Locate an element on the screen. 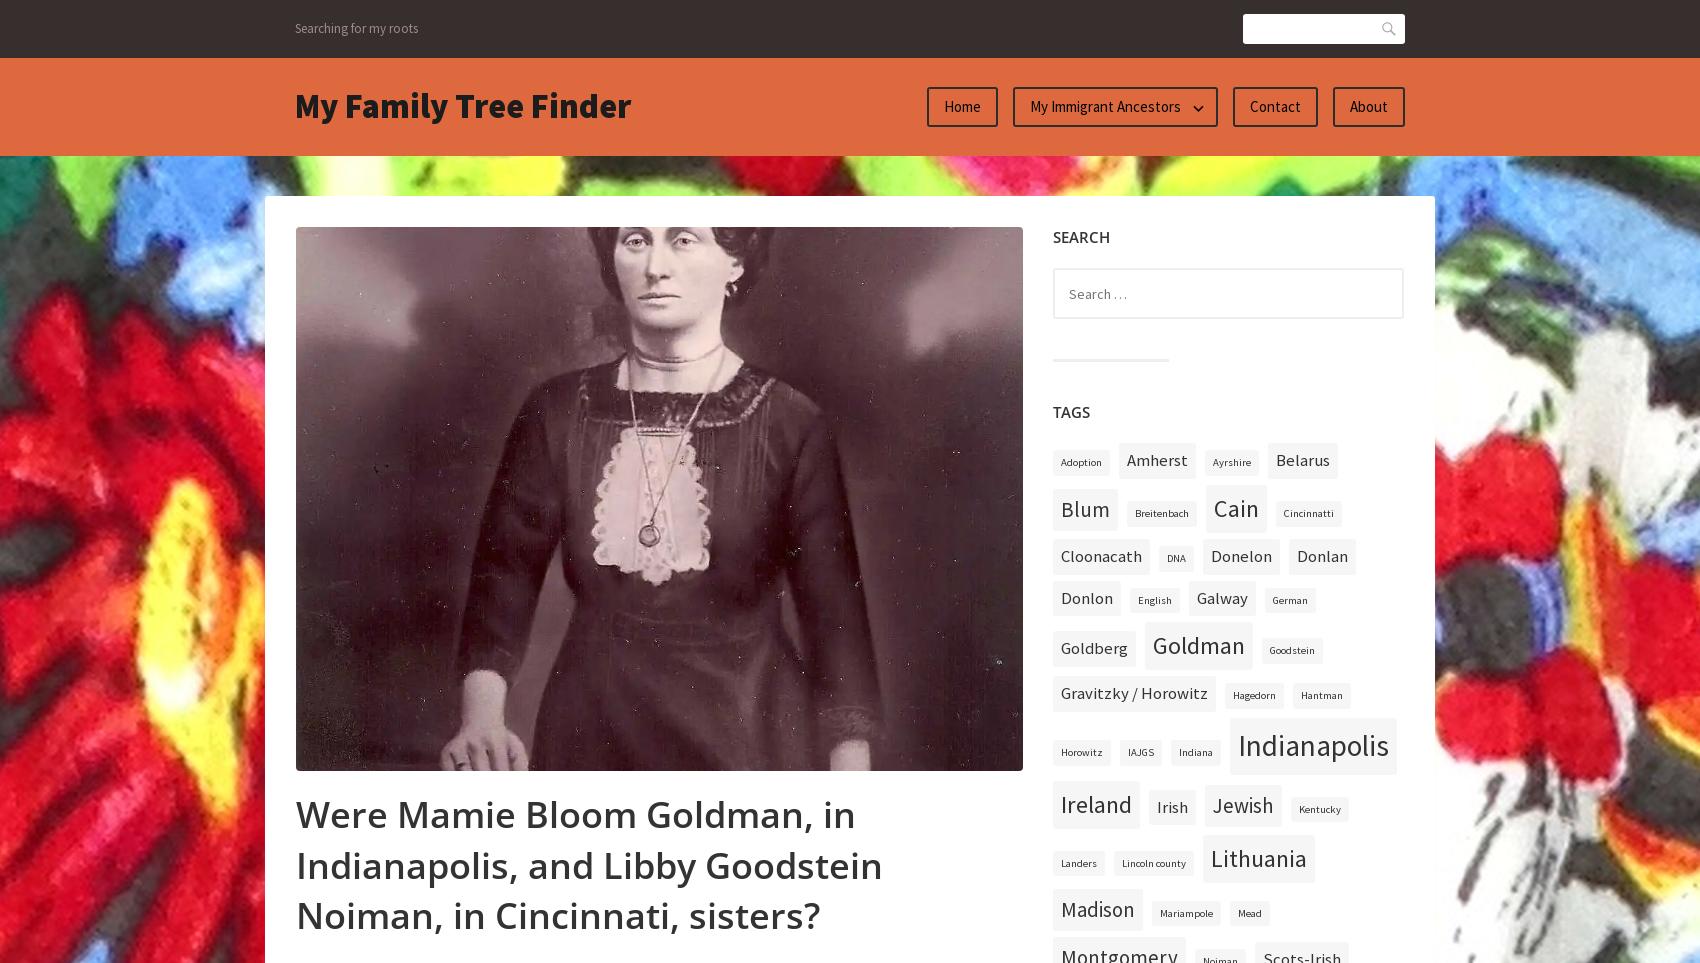 The width and height of the screenshot is (1700, 963). 'Ireland' is located at coordinates (1059, 802).